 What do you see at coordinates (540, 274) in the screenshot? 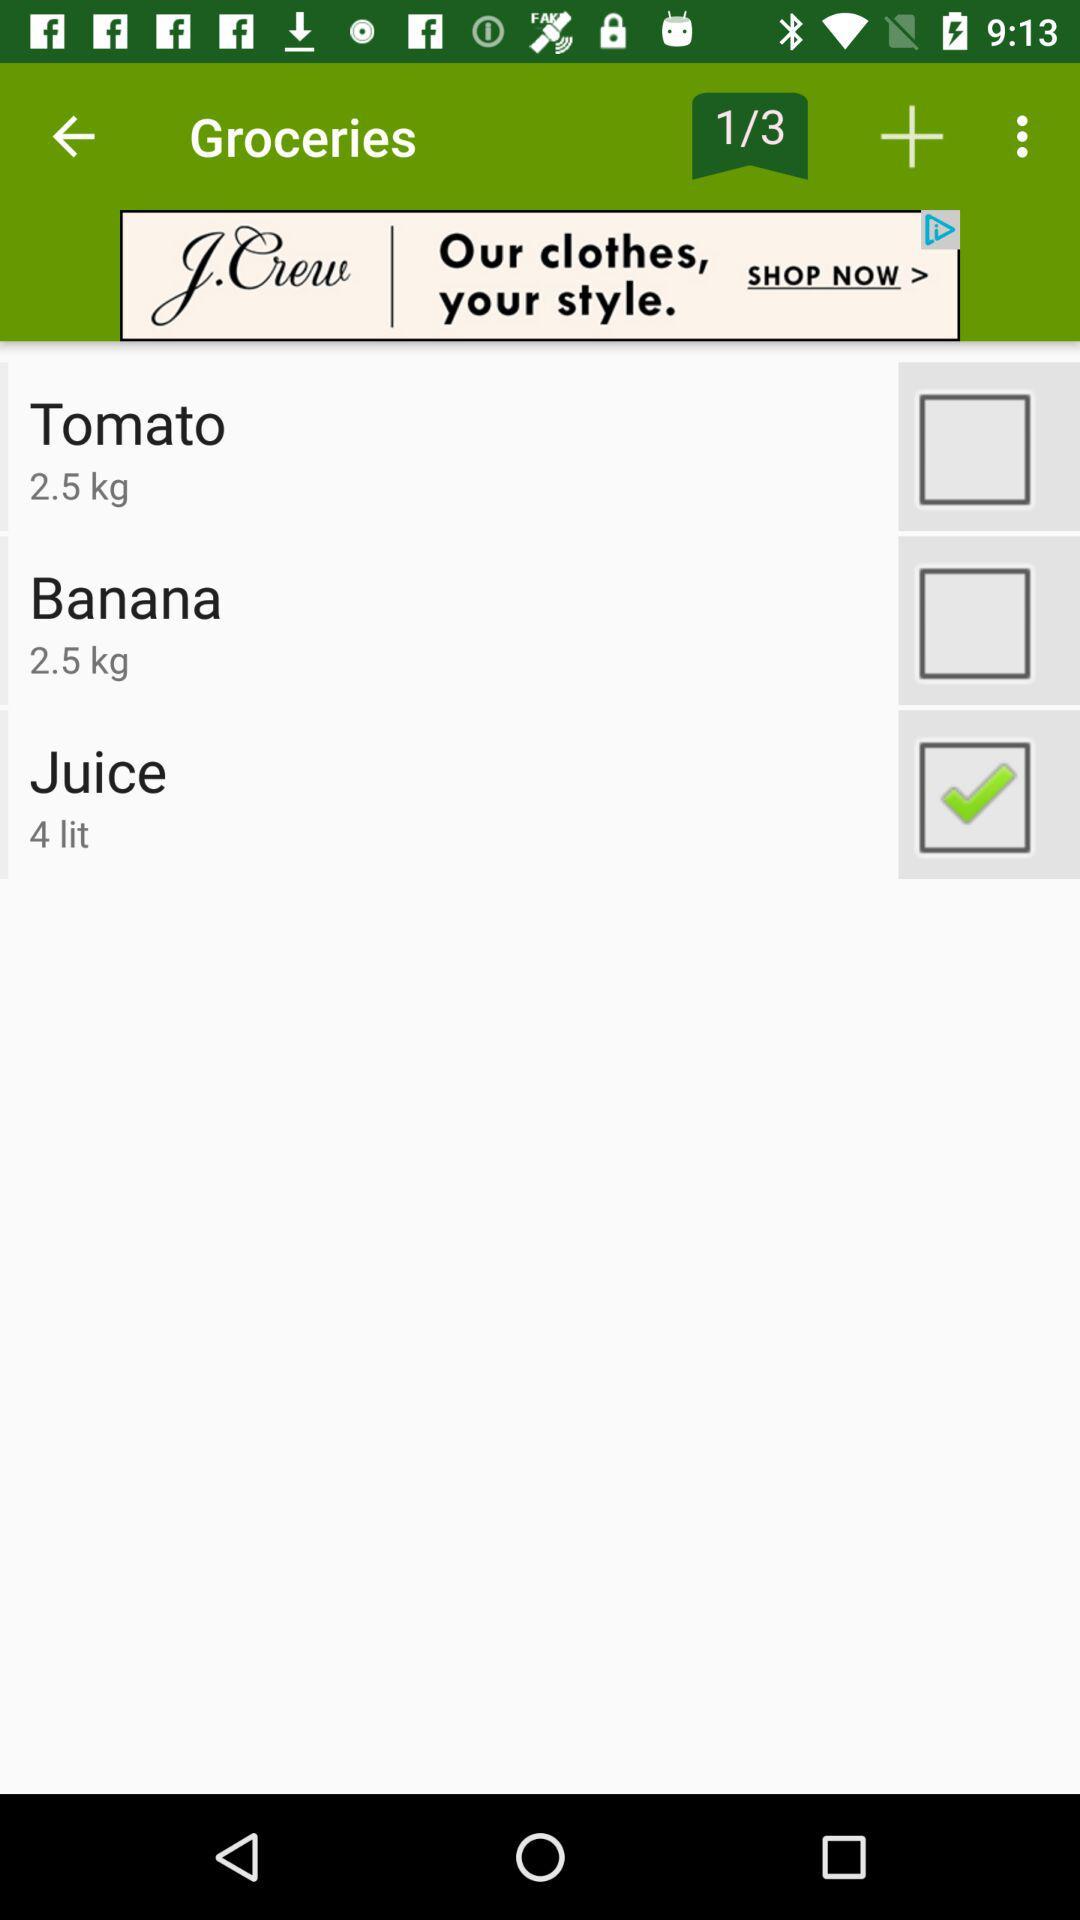
I see `open advertisement` at bounding box center [540, 274].